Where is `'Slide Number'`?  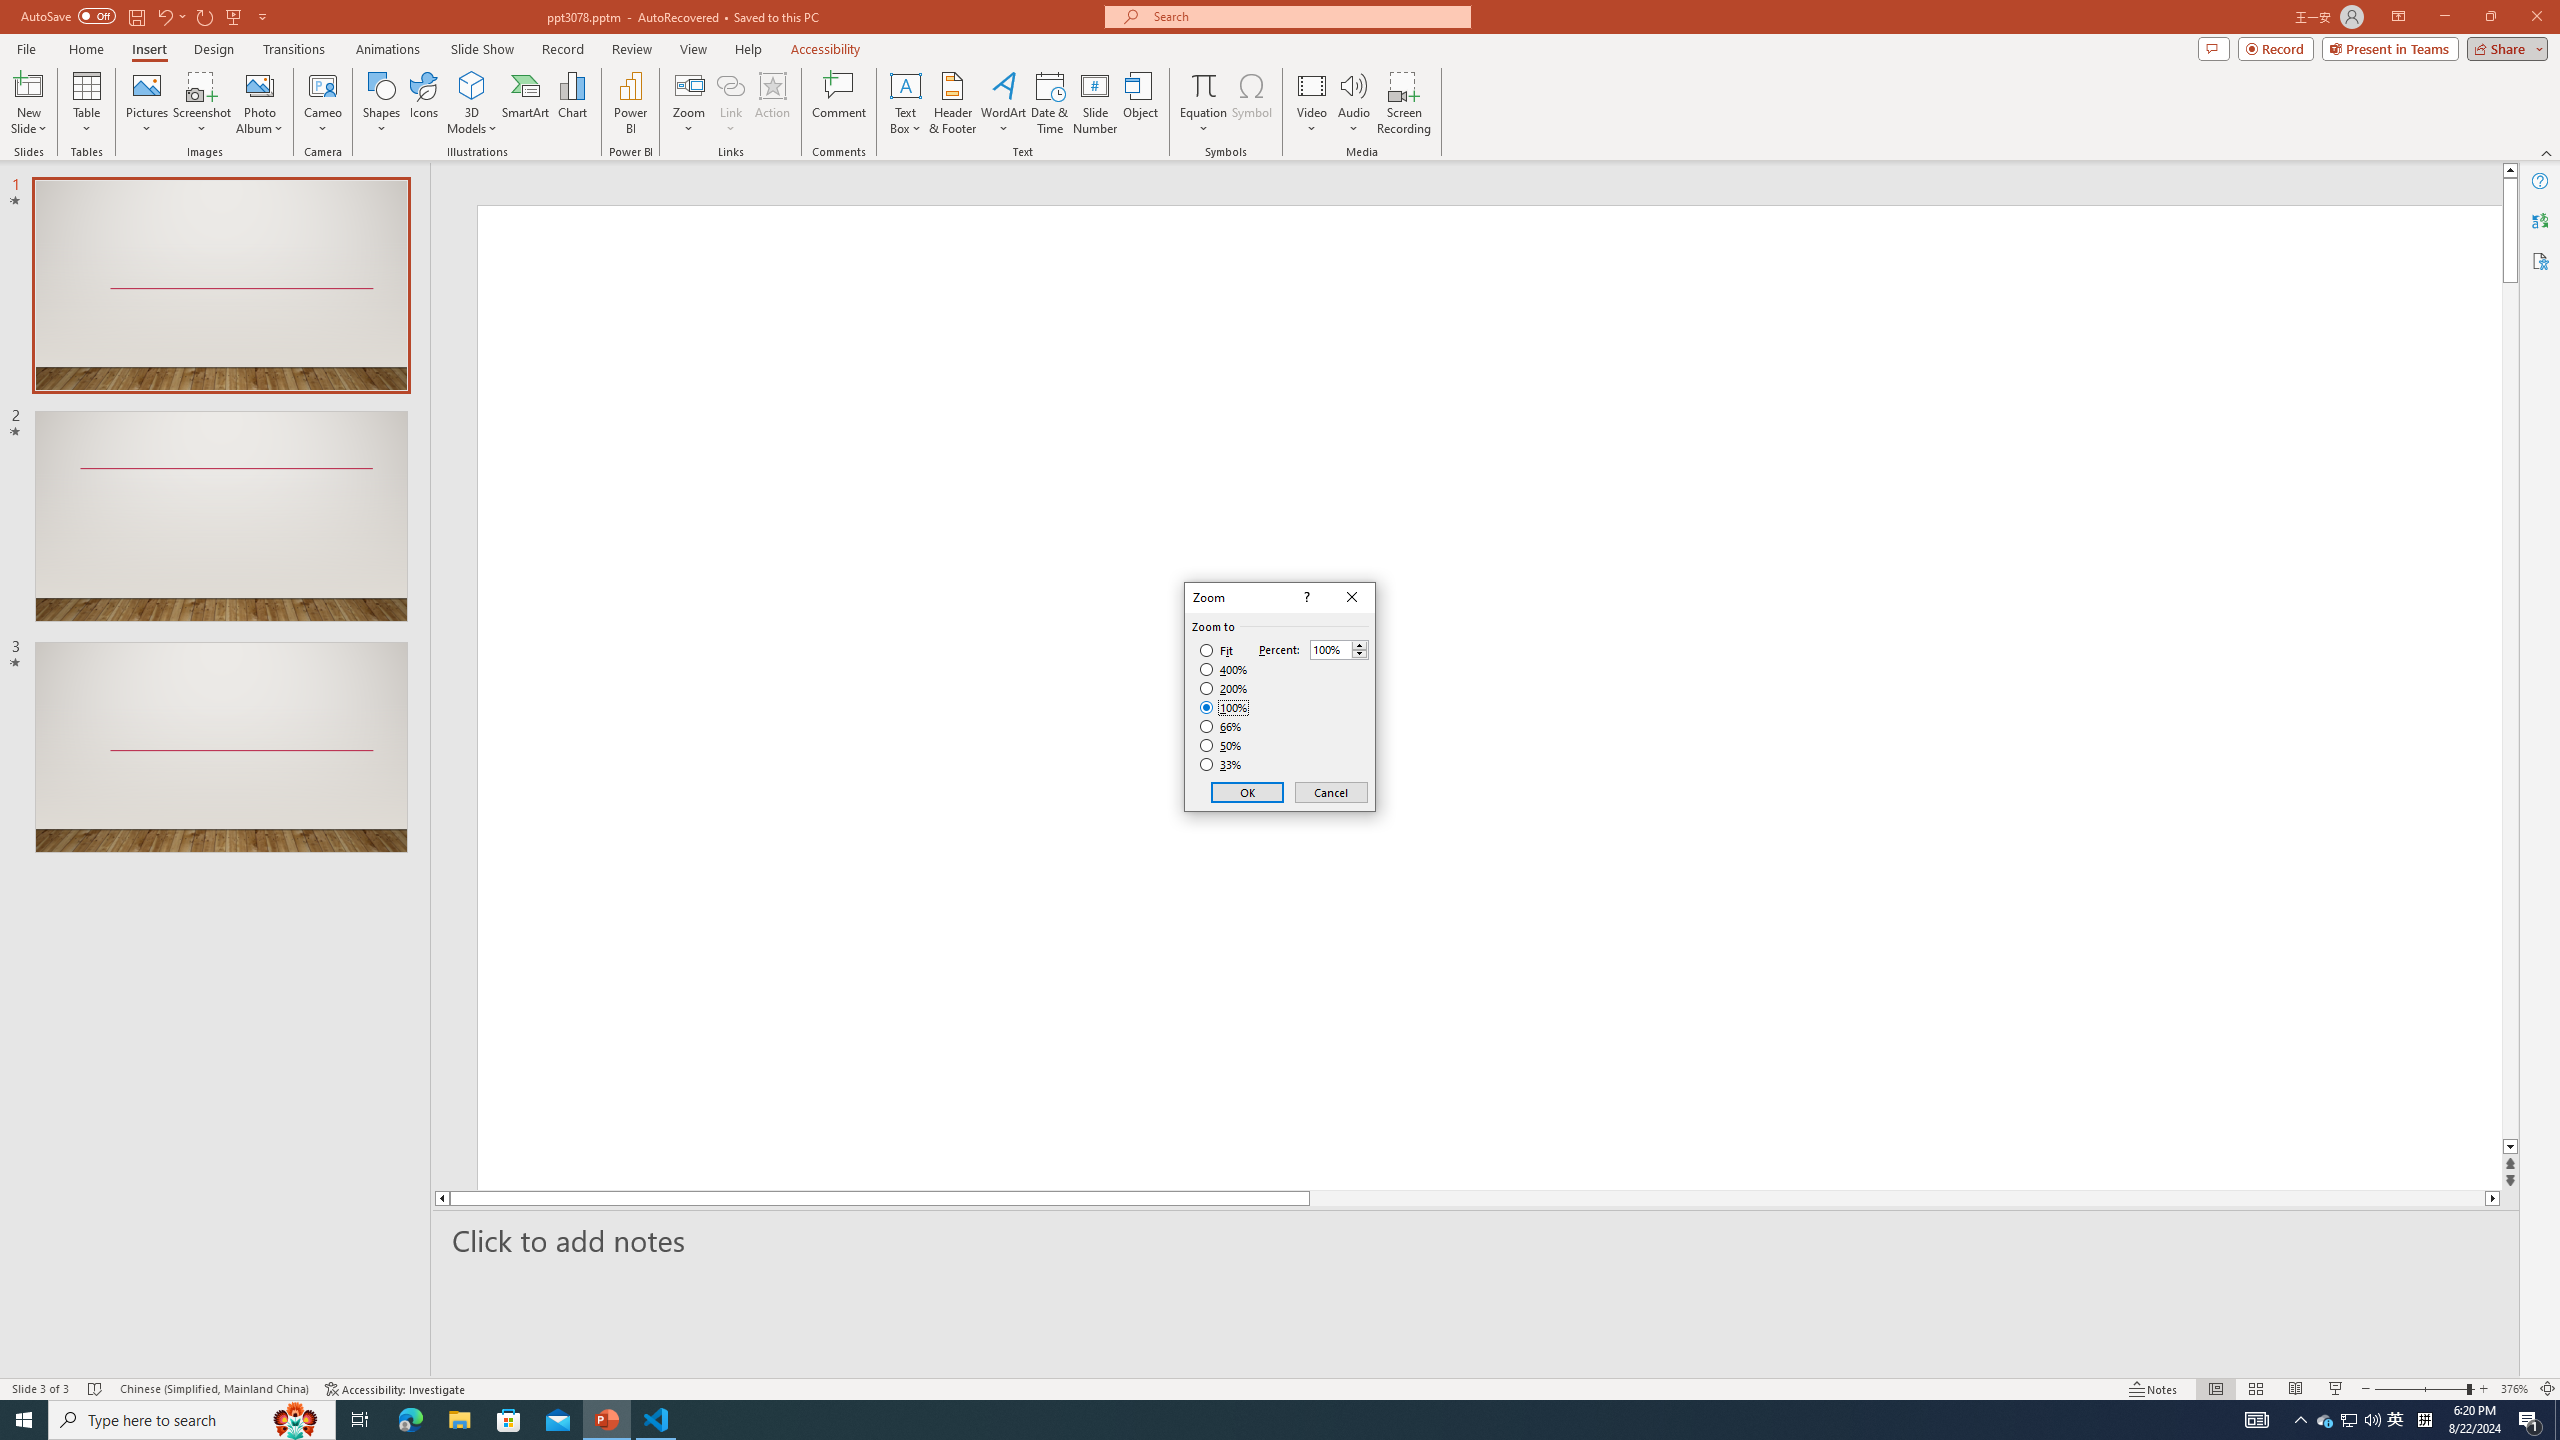
'Slide Number' is located at coordinates (1094, 103).